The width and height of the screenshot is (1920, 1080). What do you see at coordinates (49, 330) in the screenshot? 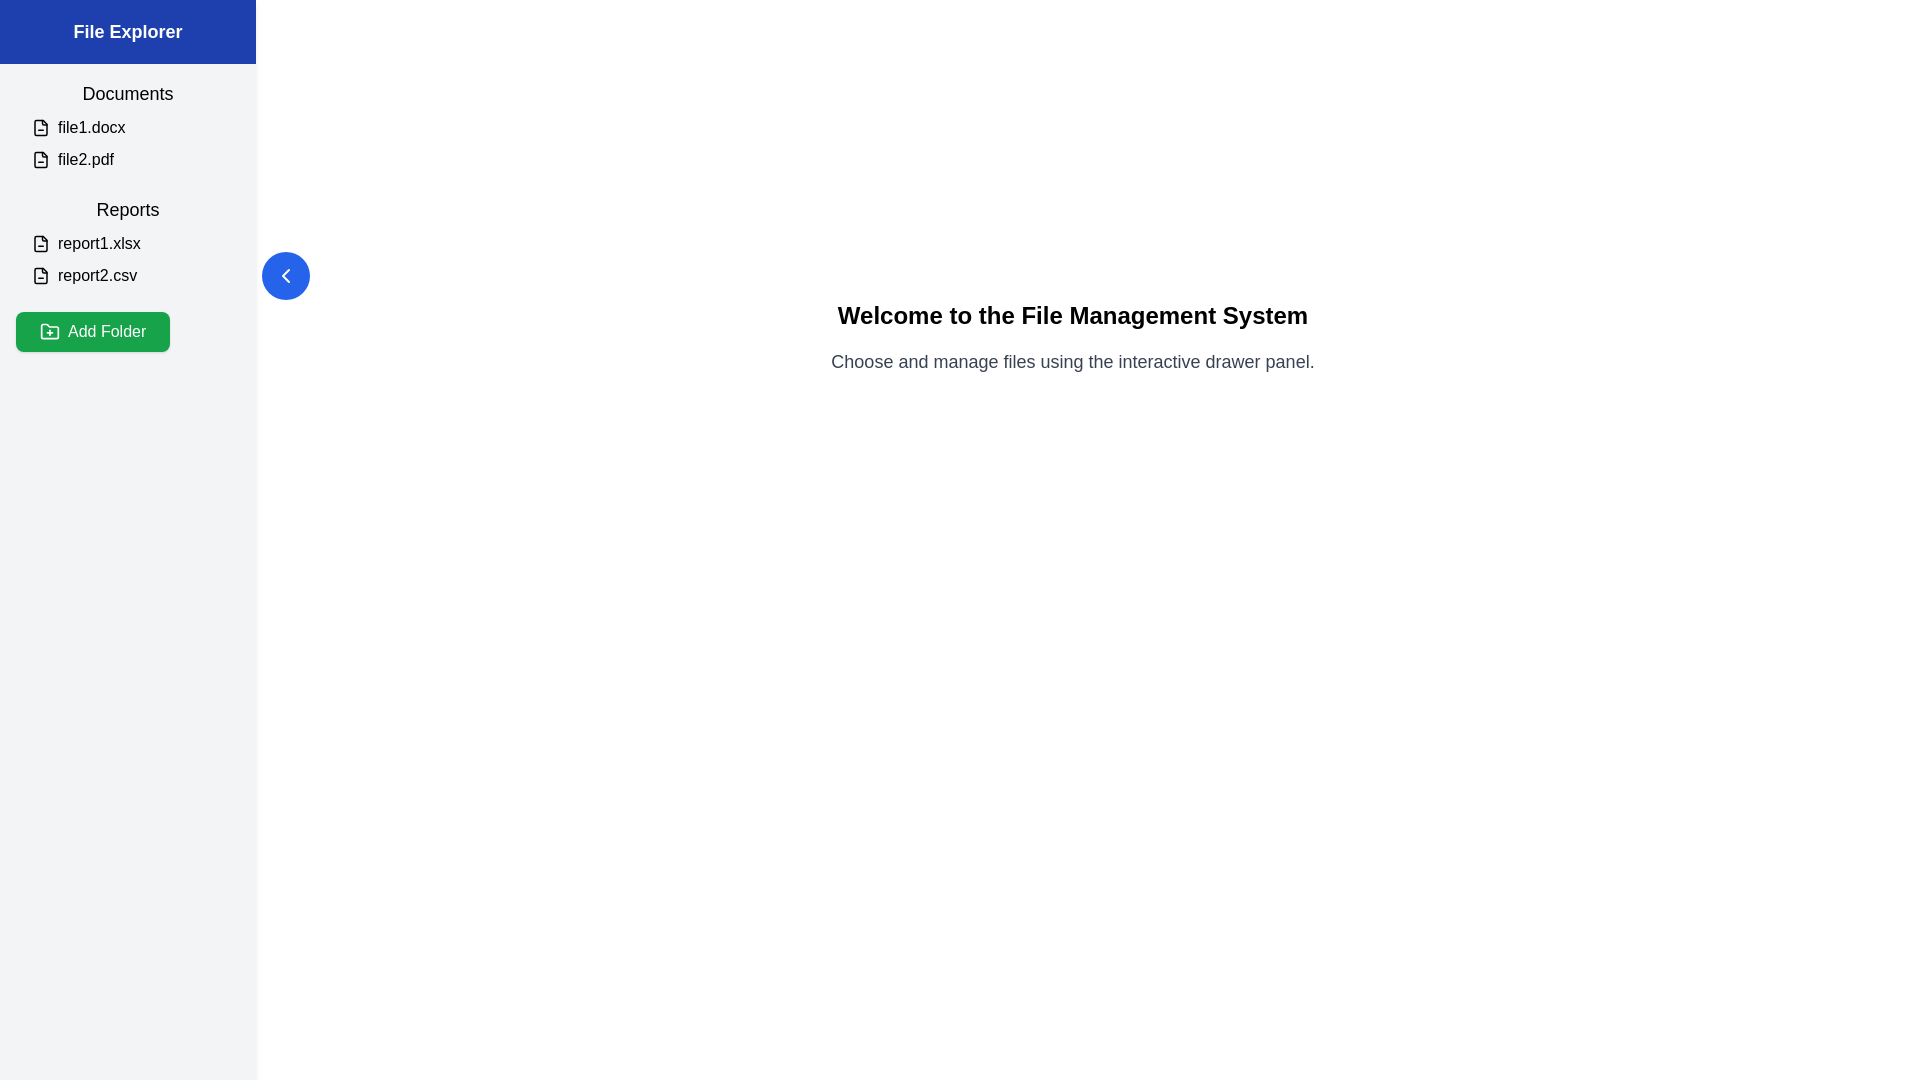
I see `the outlined folder icon with a plus sign inside it, which is located to the left of the 'Add Folder' text within a green button in the left sidebar` at bounding box center [49, 330].